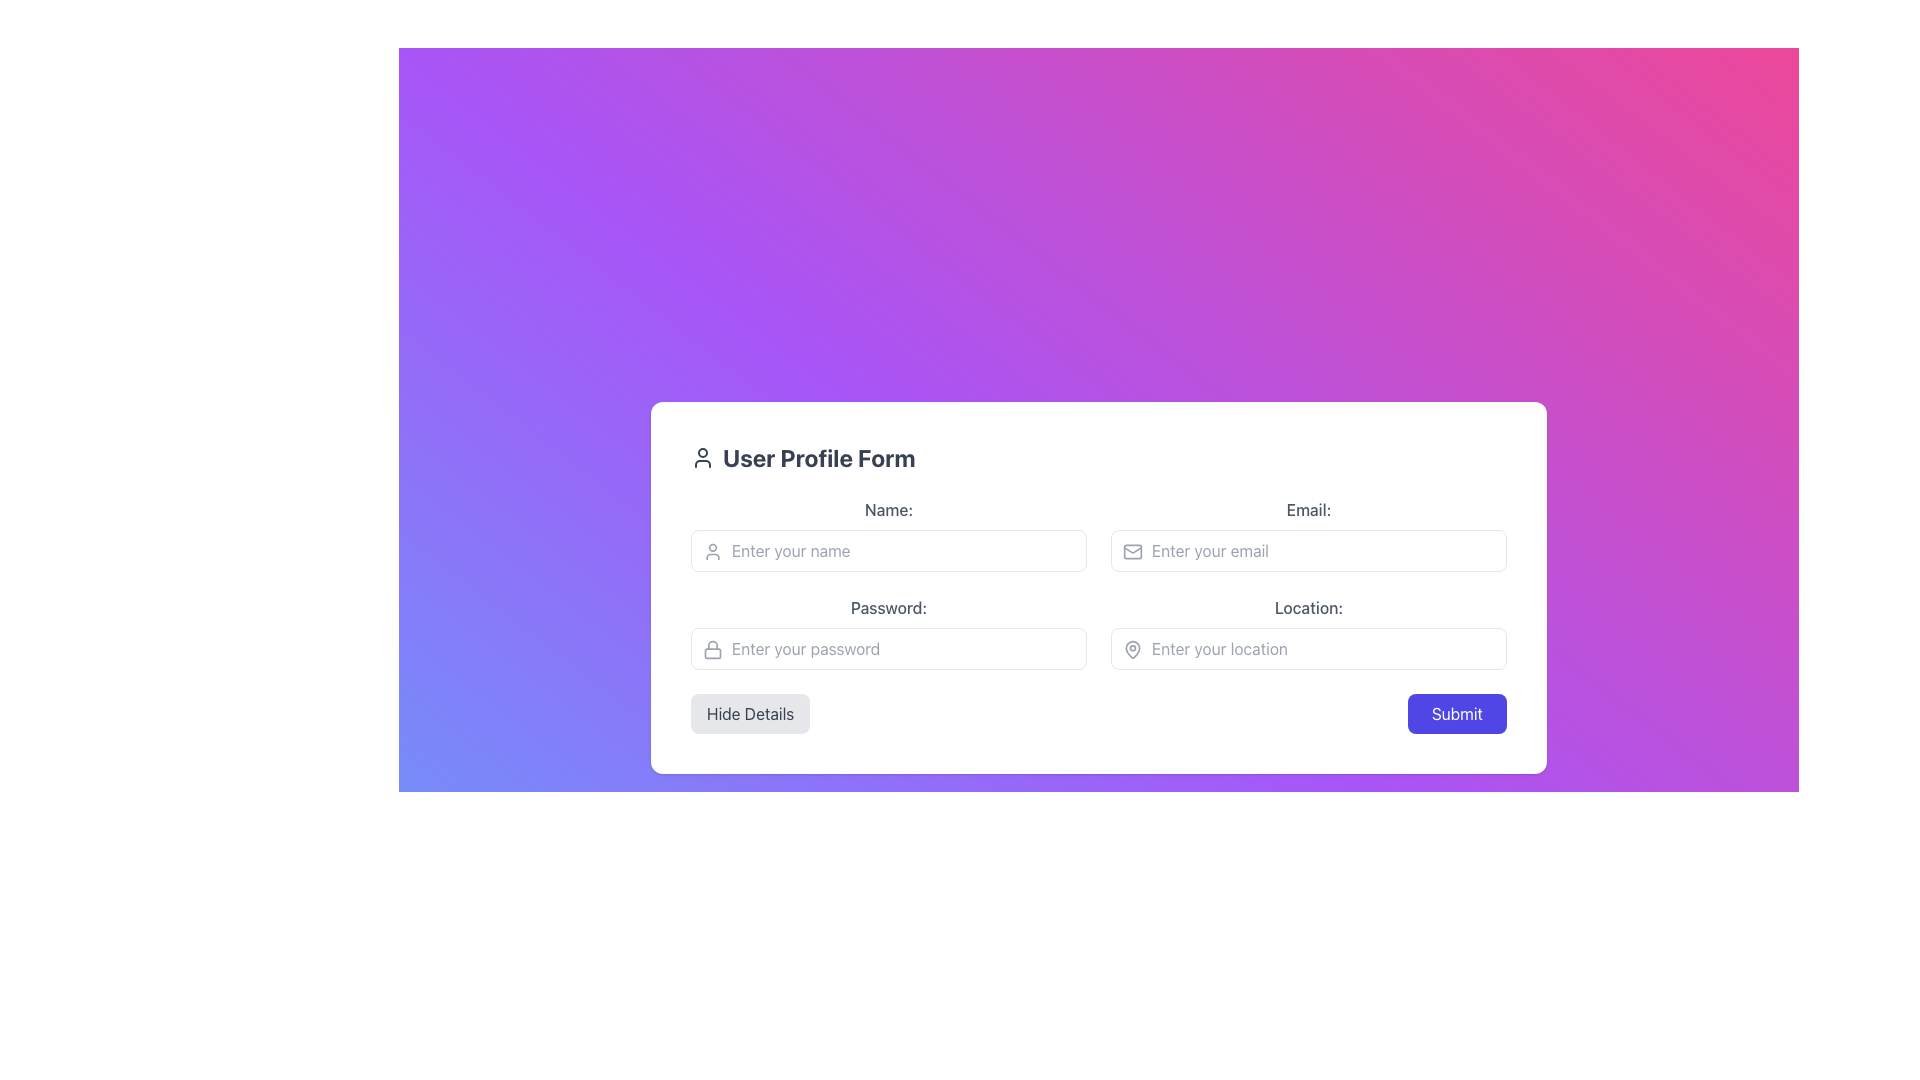 This screenshot has width=1920, height=1080. I want to click on the 'Submit' button, which is a deep indigo rectangular button with rounded edges located at the bottom-right corner of the form, so click(1457, 712).